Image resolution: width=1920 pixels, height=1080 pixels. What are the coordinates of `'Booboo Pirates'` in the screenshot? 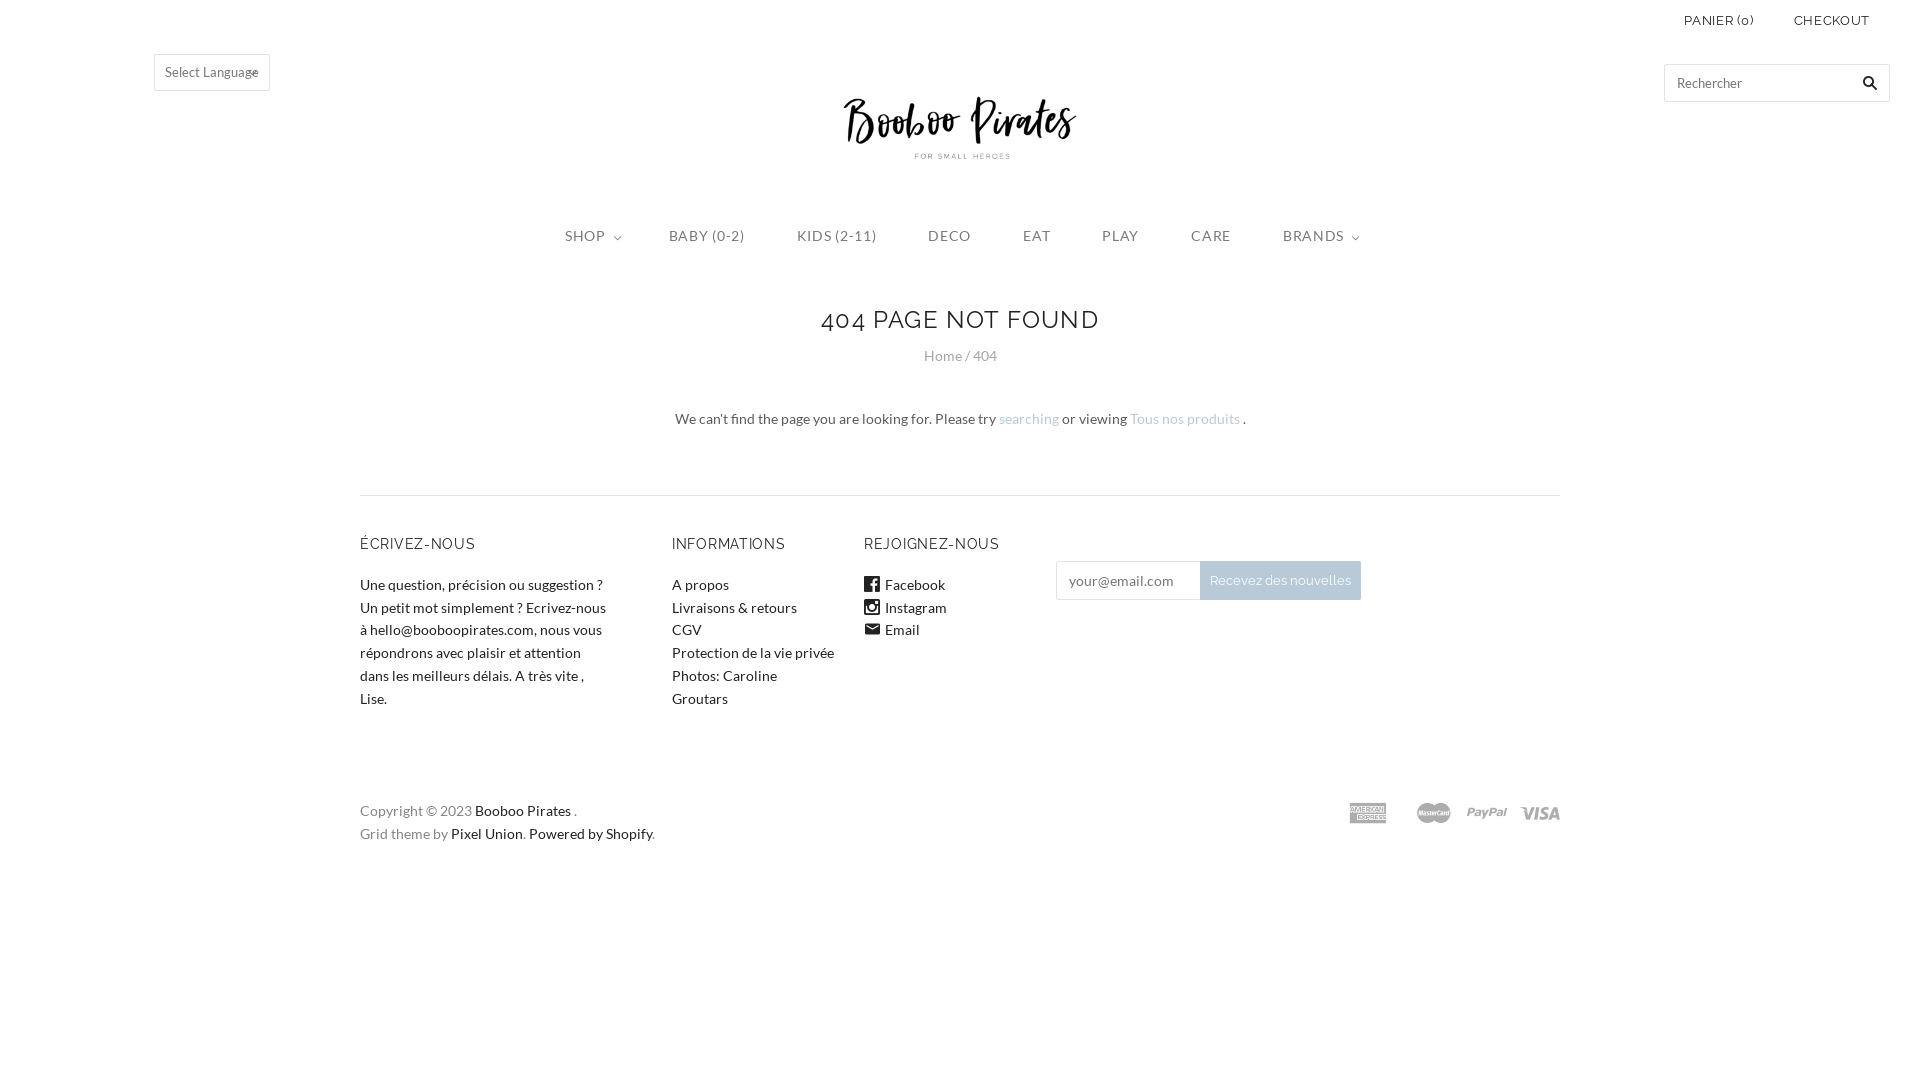 It's located at (474, 810).